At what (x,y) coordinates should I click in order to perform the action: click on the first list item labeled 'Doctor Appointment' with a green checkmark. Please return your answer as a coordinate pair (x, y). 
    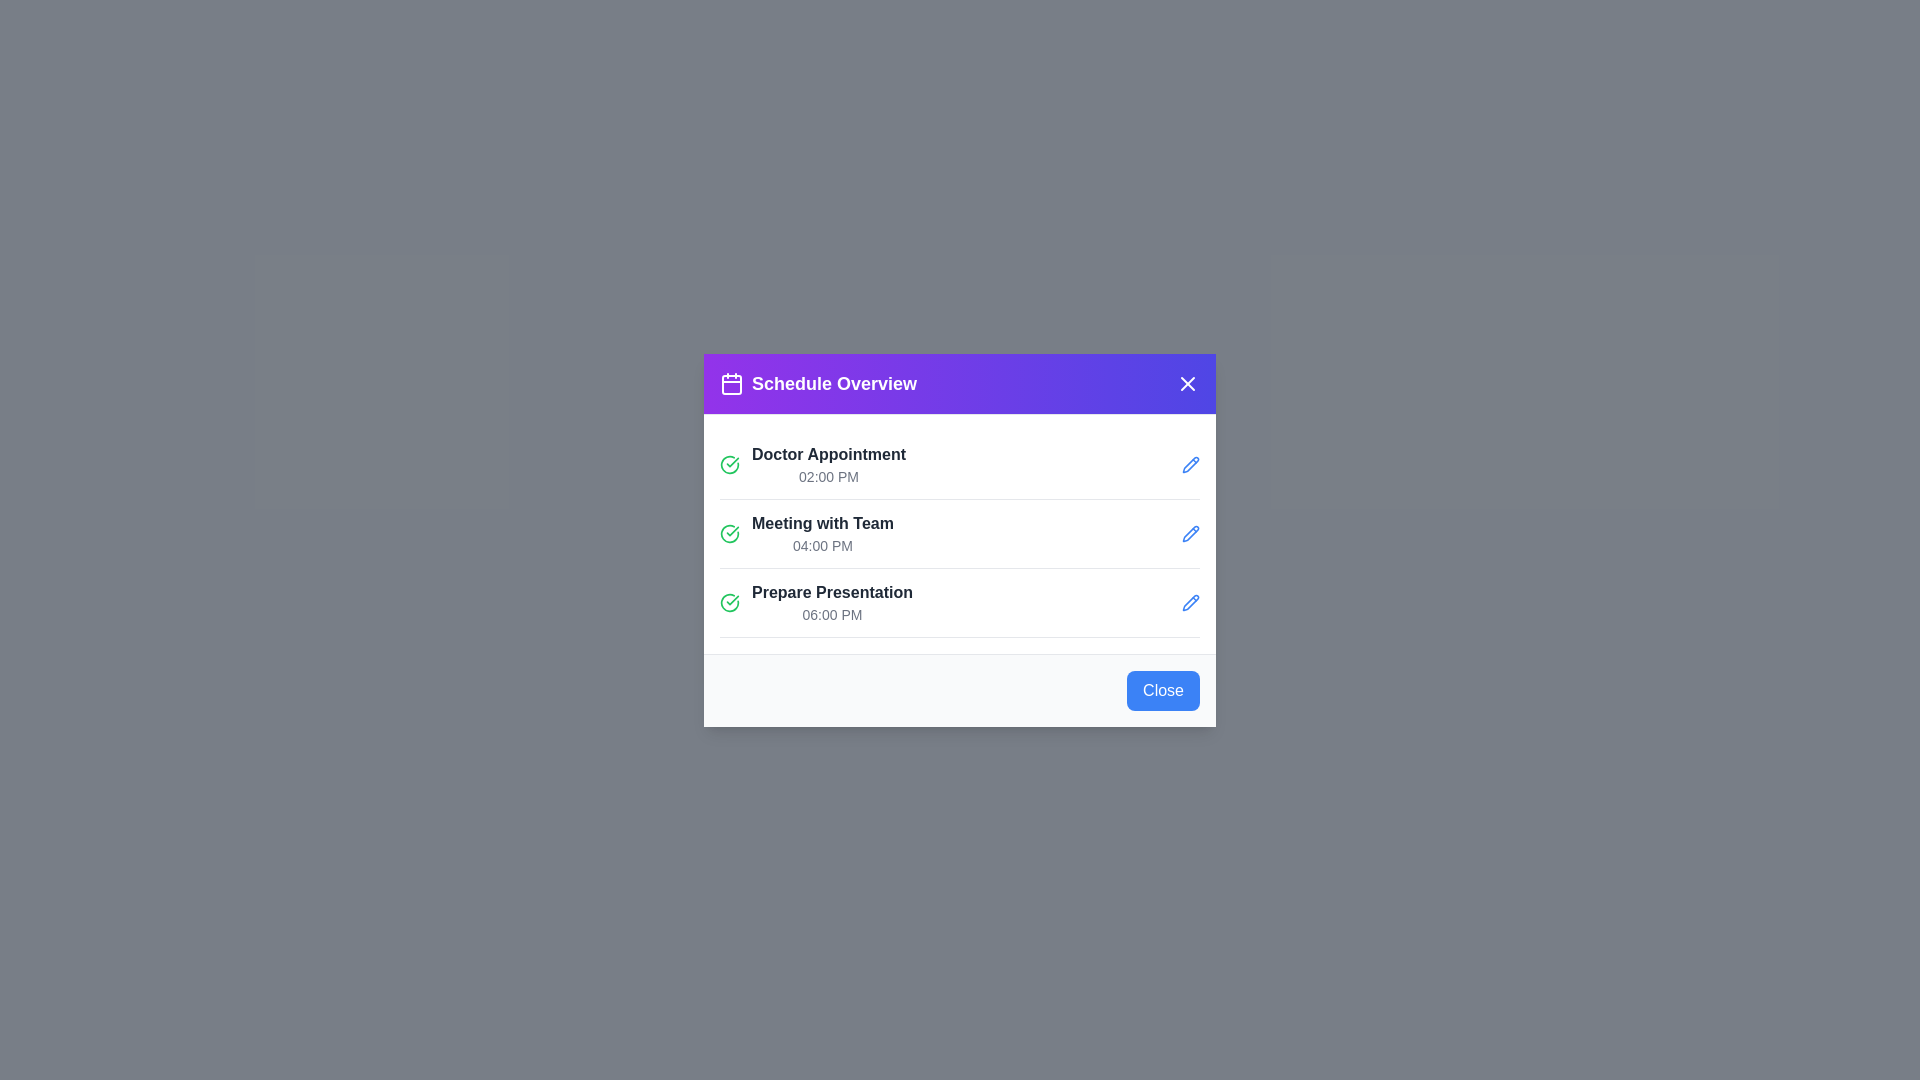
    Looking at the image, I should click on (813, 464).